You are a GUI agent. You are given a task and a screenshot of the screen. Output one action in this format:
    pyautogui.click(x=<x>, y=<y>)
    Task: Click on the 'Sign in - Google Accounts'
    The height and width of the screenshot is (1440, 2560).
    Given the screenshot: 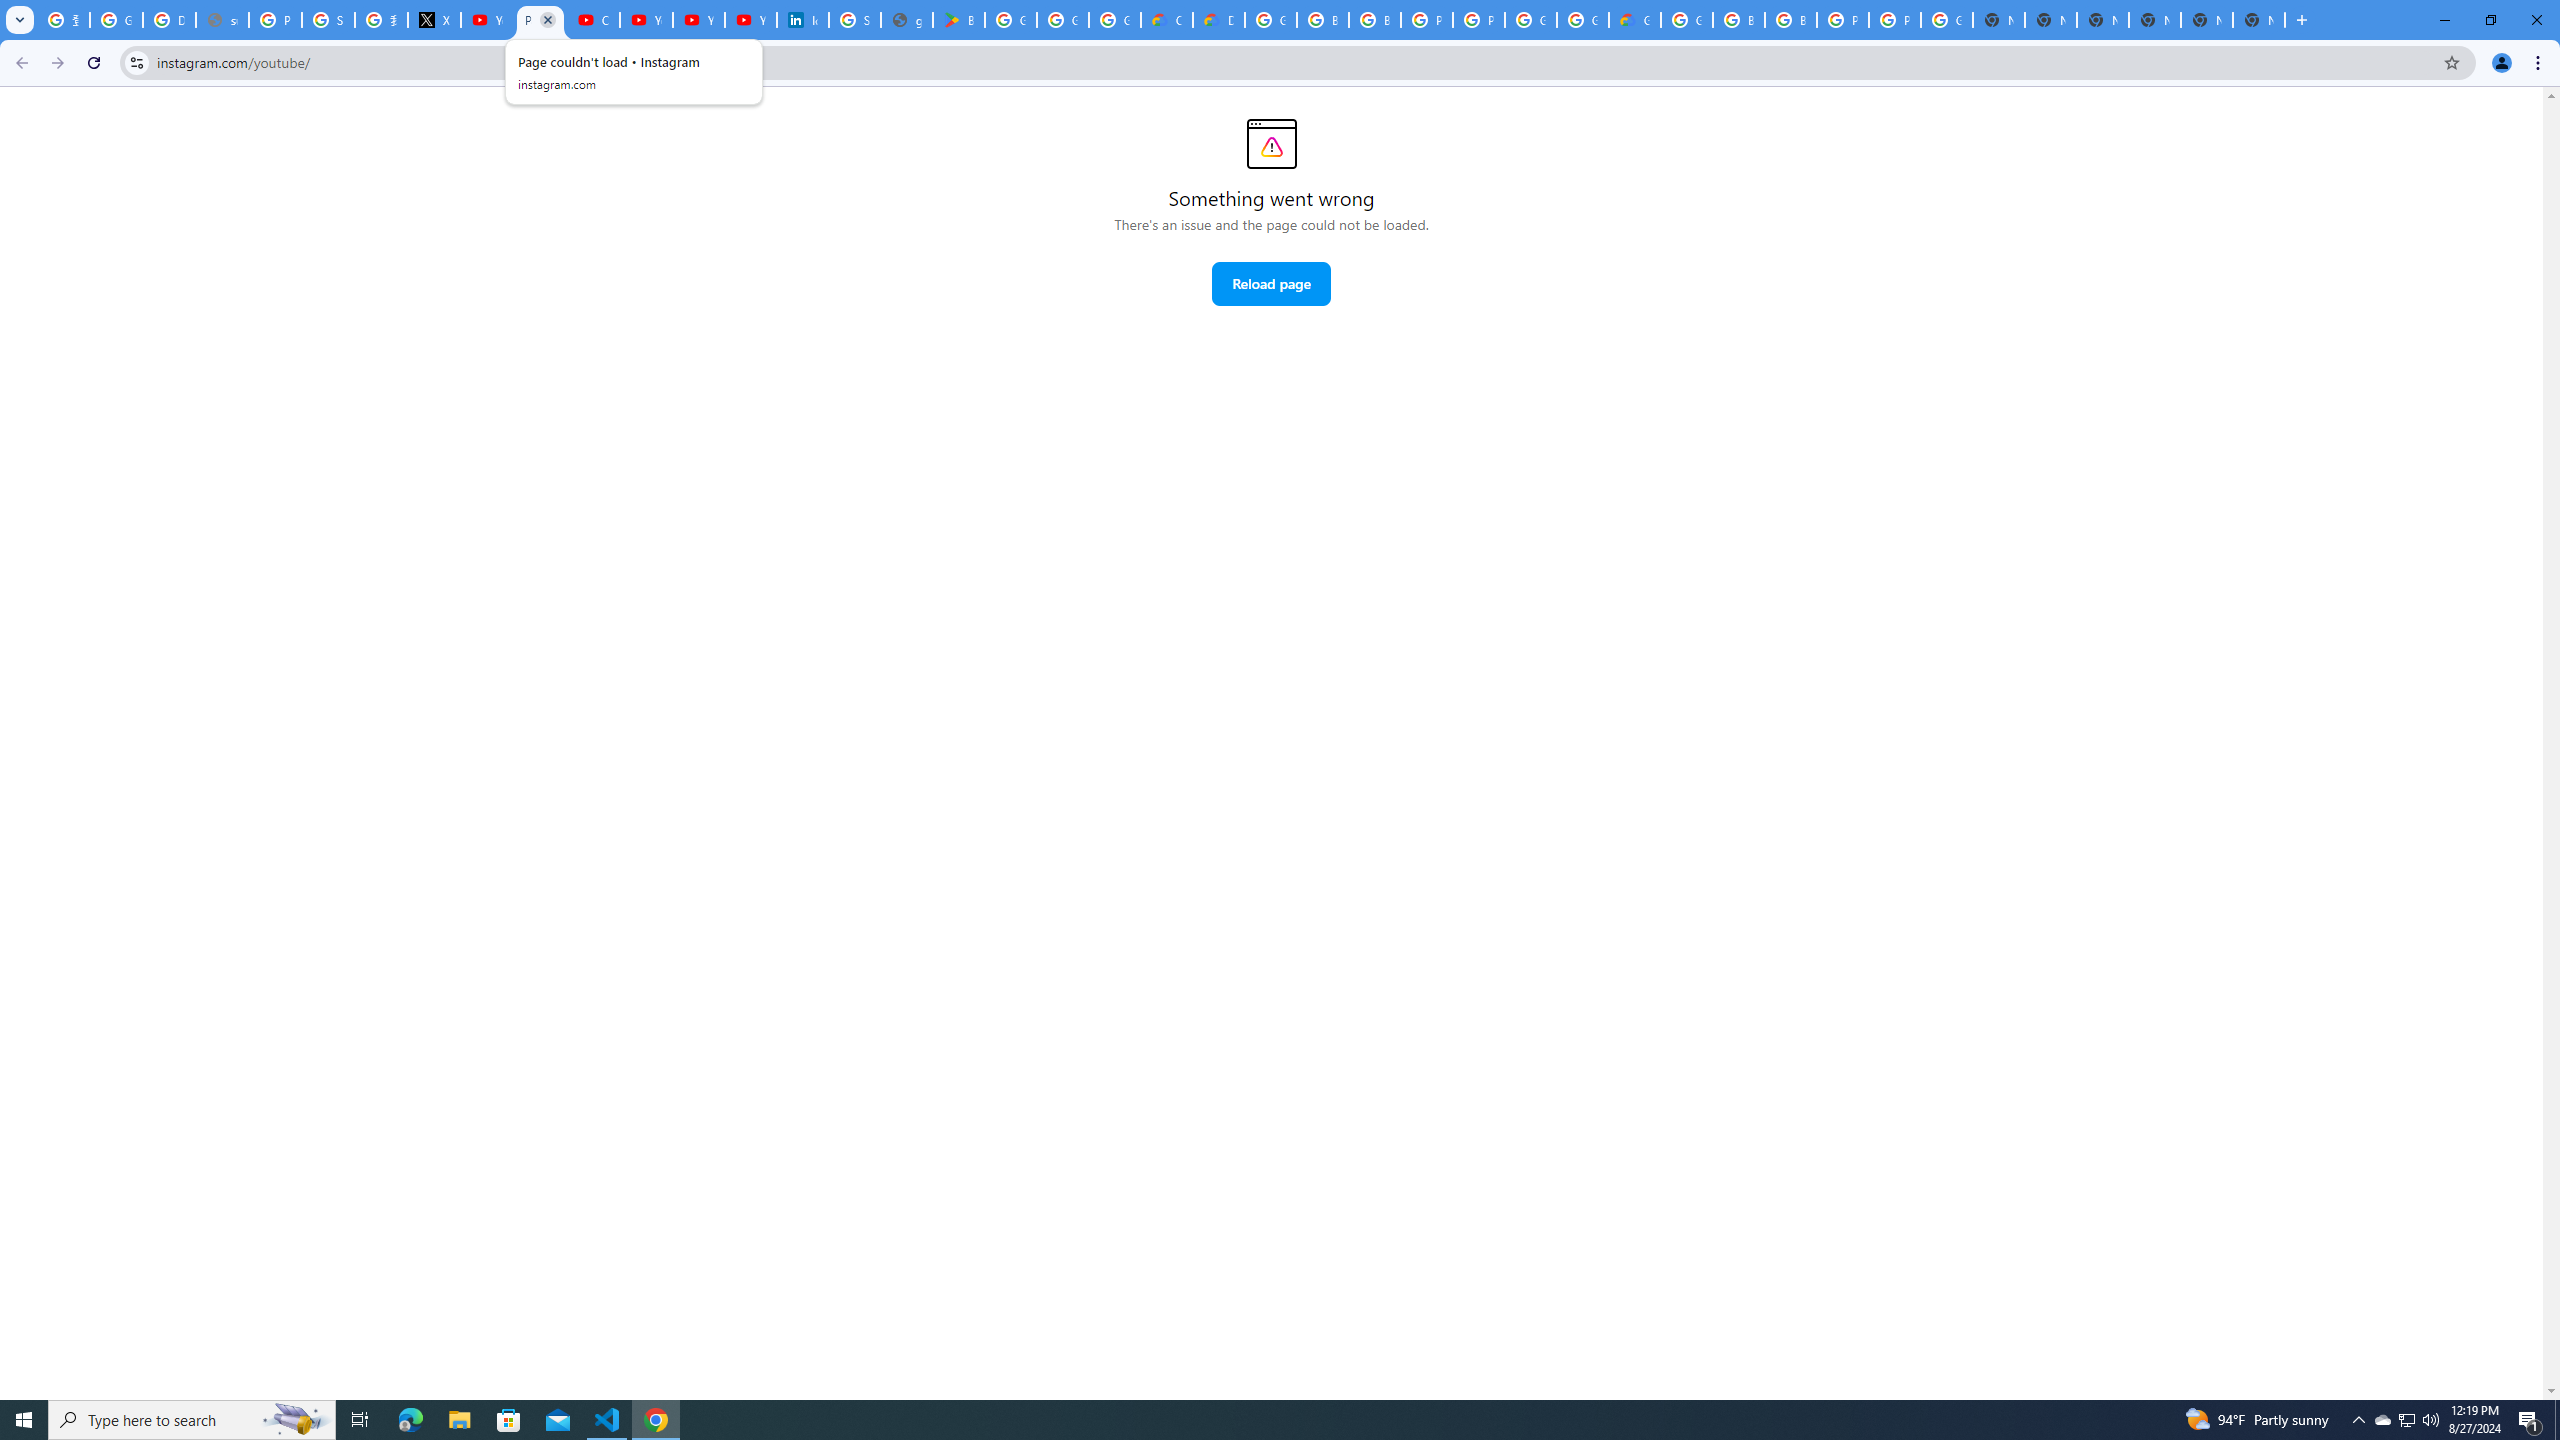 What is the action you would take?
    pyautogui.click(x=326, y=19)
    